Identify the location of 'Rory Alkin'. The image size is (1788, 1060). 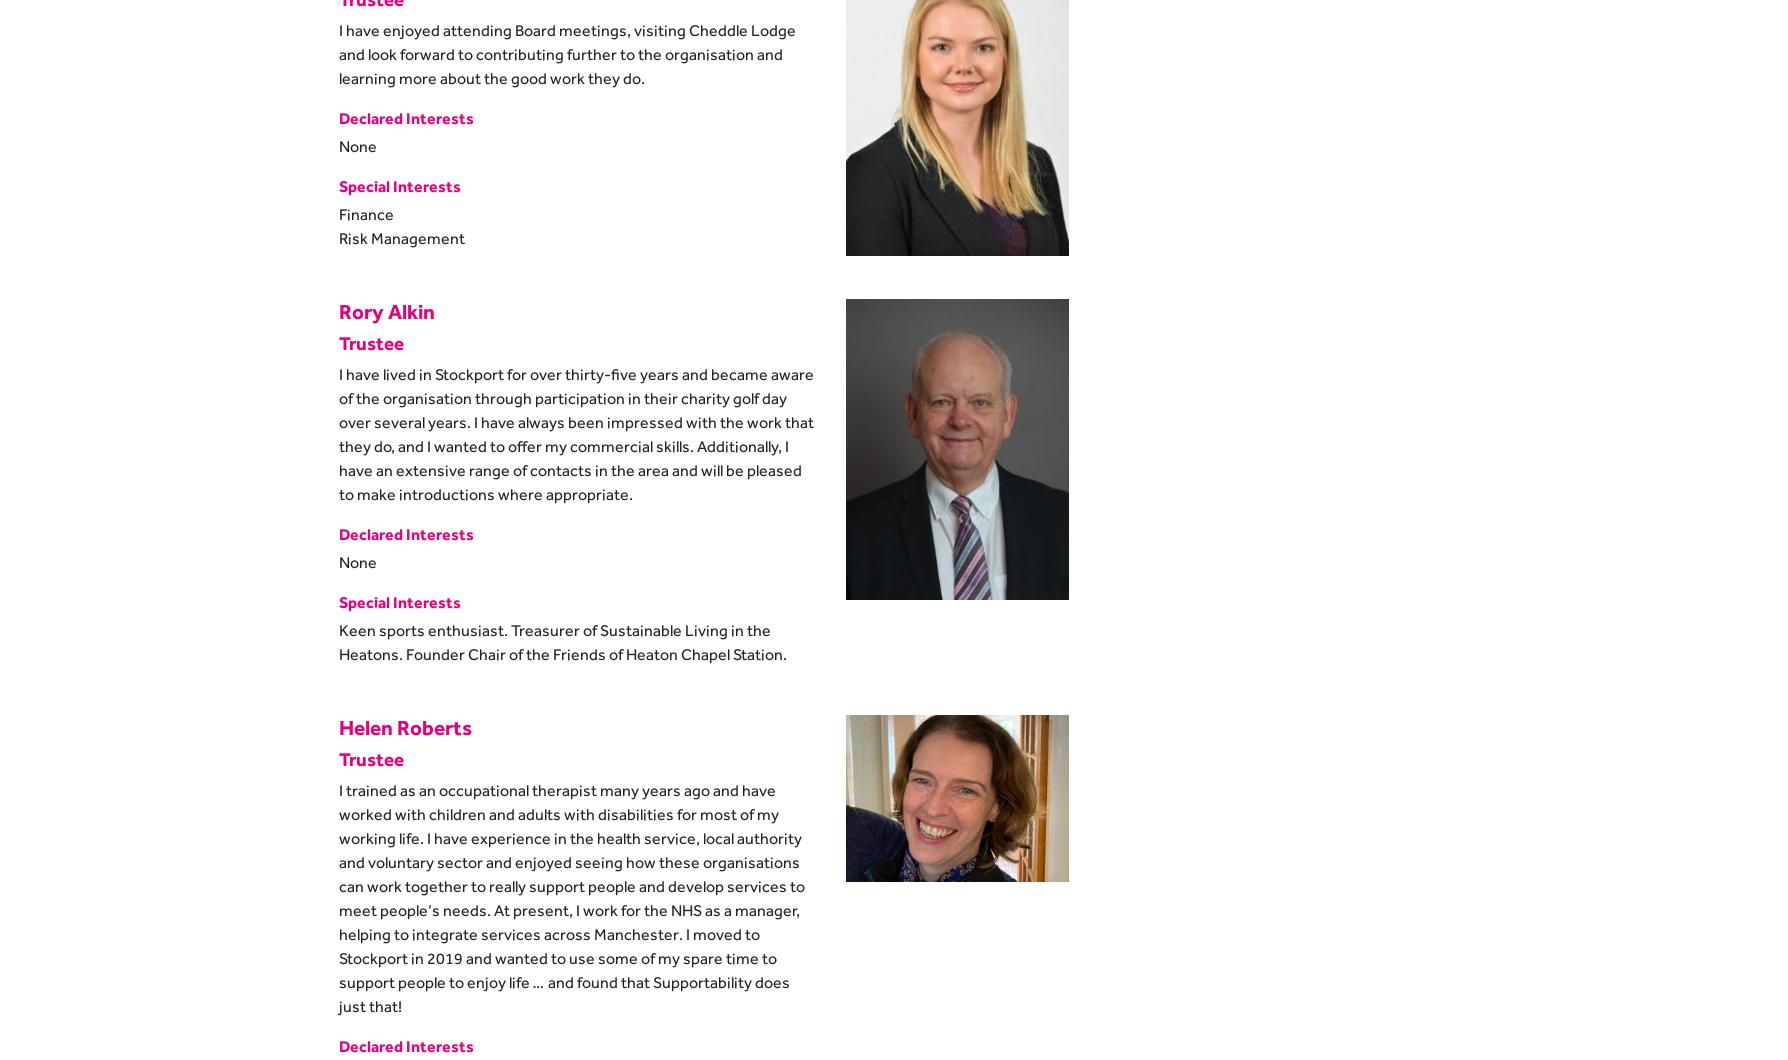
(385, 310).